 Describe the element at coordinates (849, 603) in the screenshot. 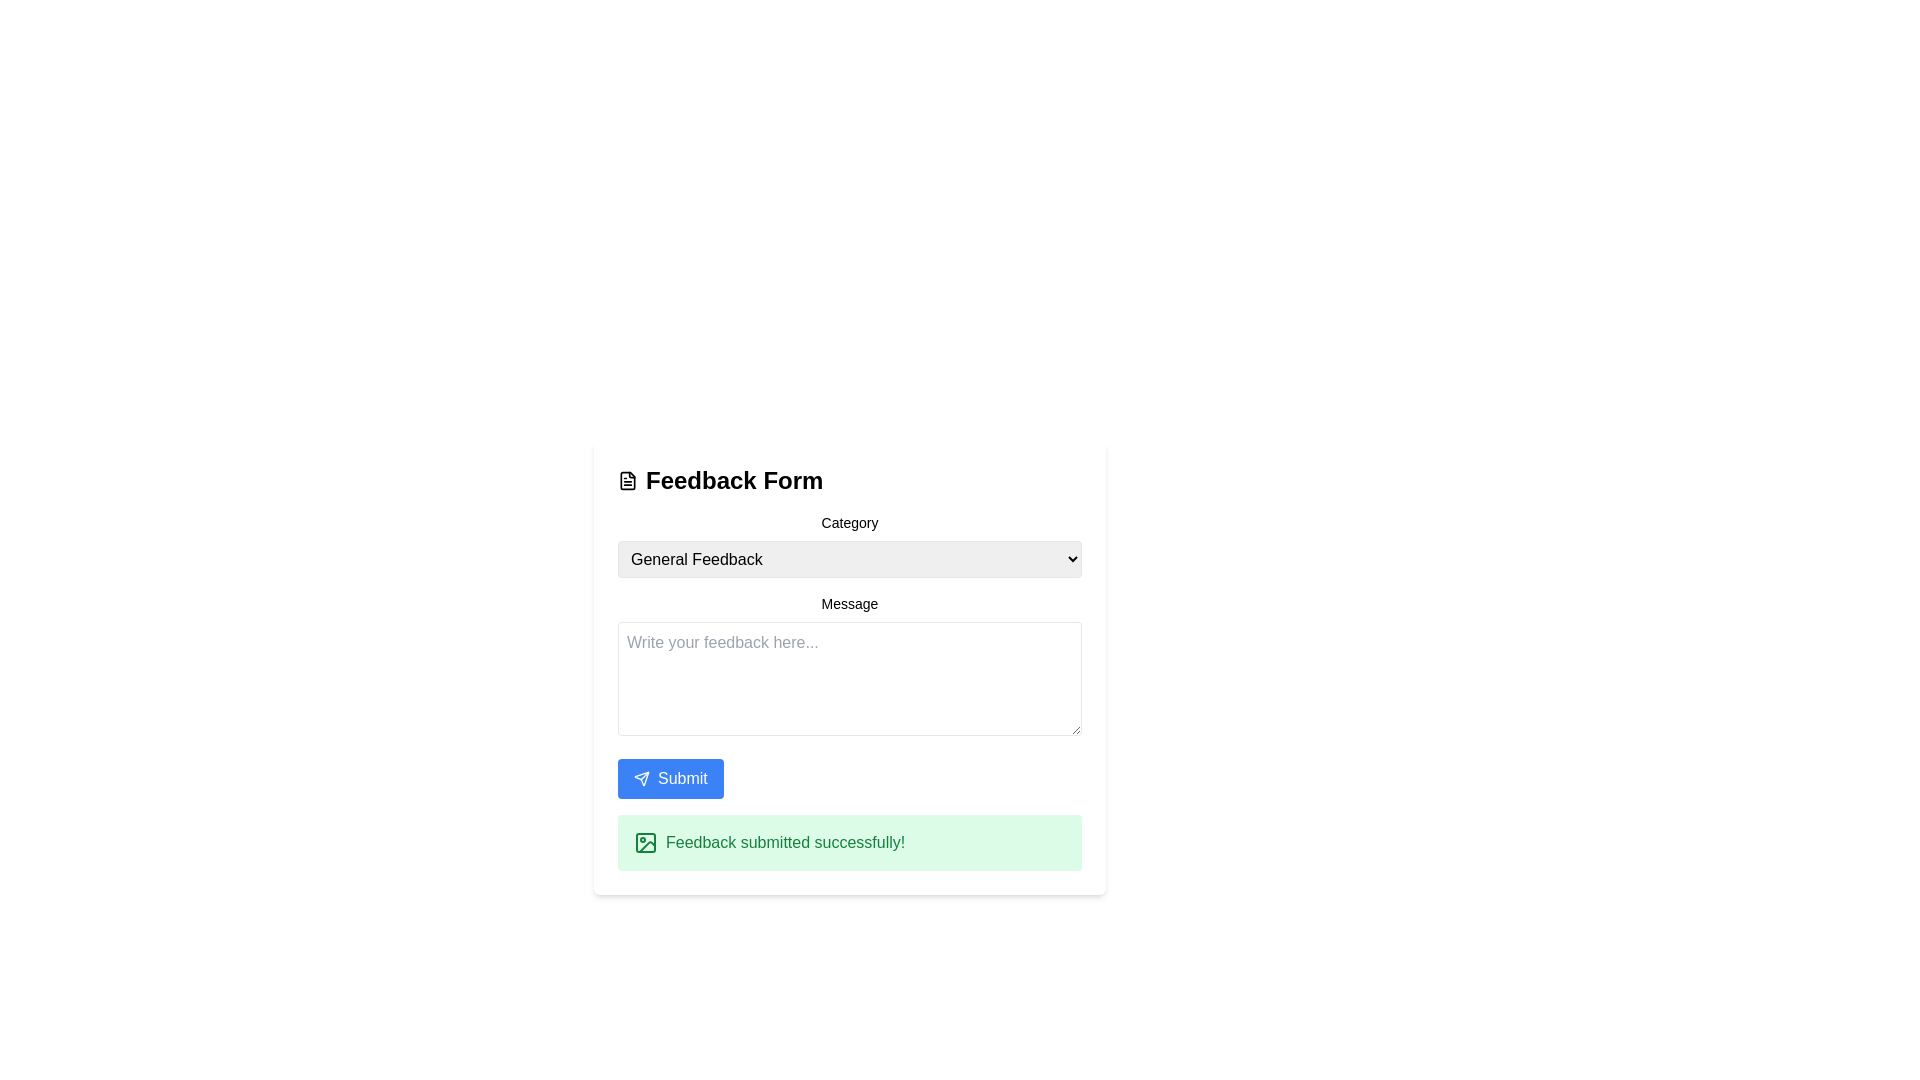

I see `label that describes the purpose of the input field for feedback, positioned directly above the input field labeled 'Write your feedback here...'` at that location.